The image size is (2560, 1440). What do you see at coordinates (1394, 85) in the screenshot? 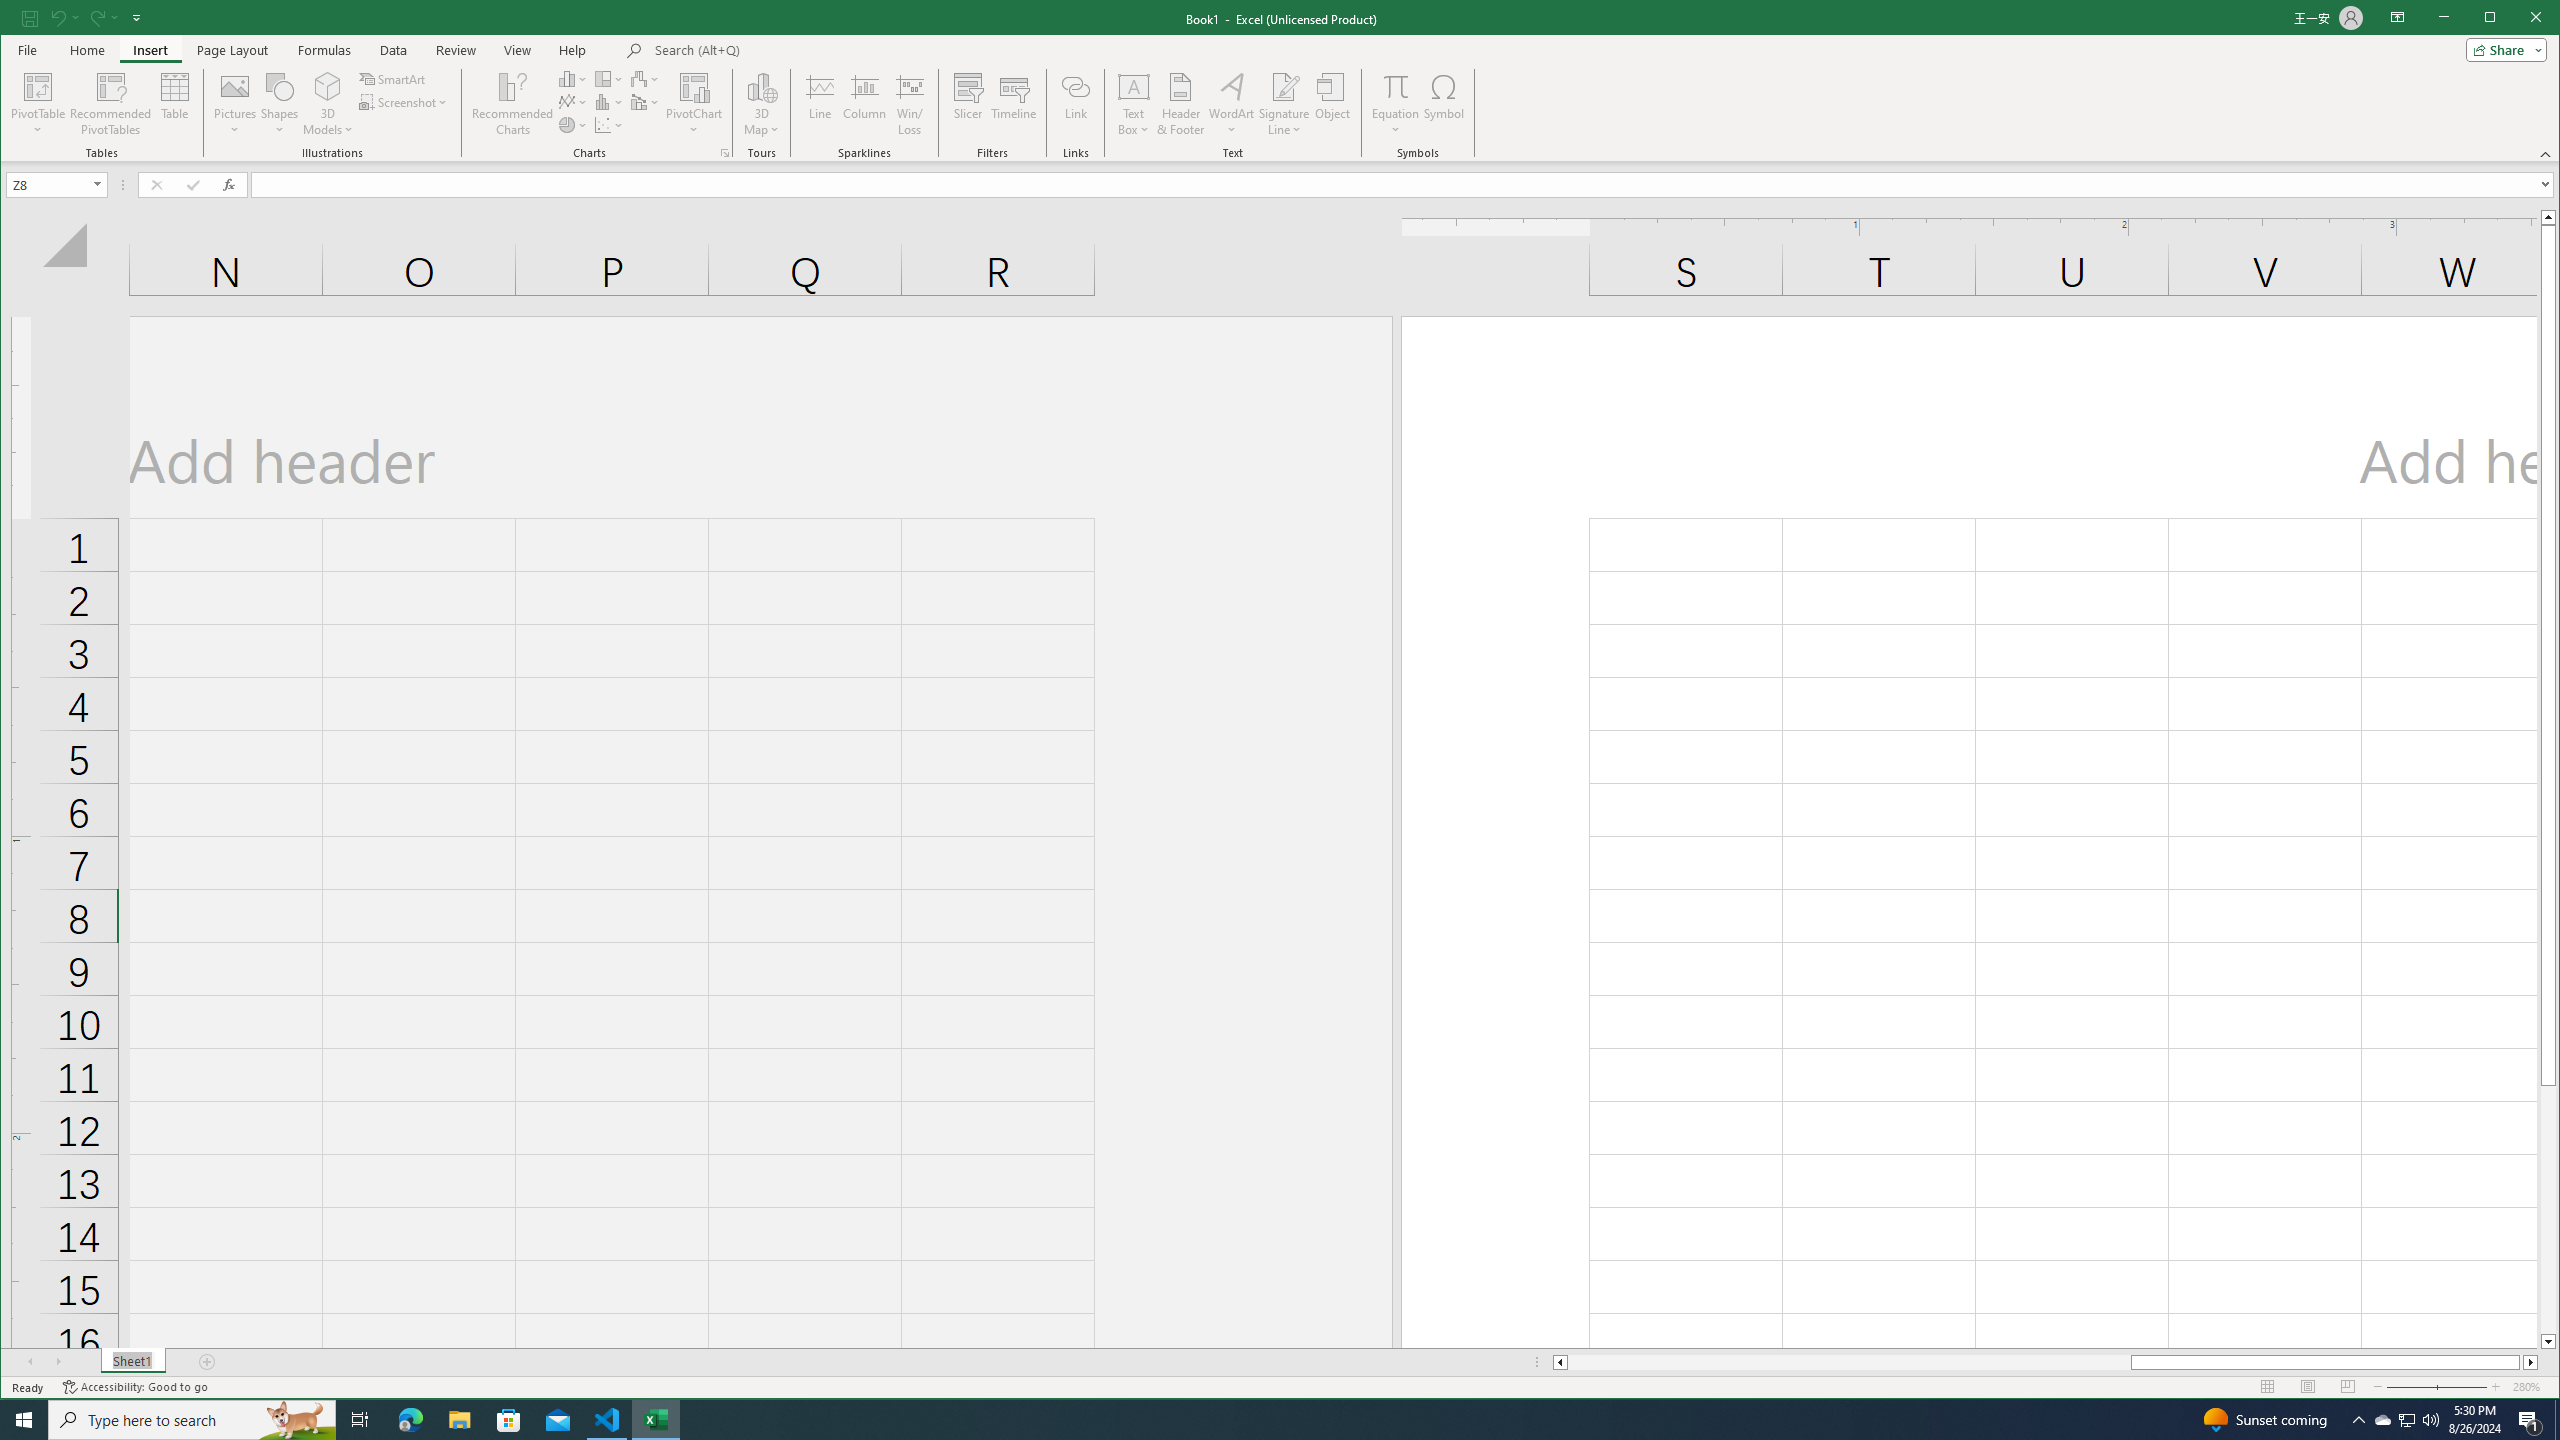
I see `'Equation'` at bounding box center [1394, 85].